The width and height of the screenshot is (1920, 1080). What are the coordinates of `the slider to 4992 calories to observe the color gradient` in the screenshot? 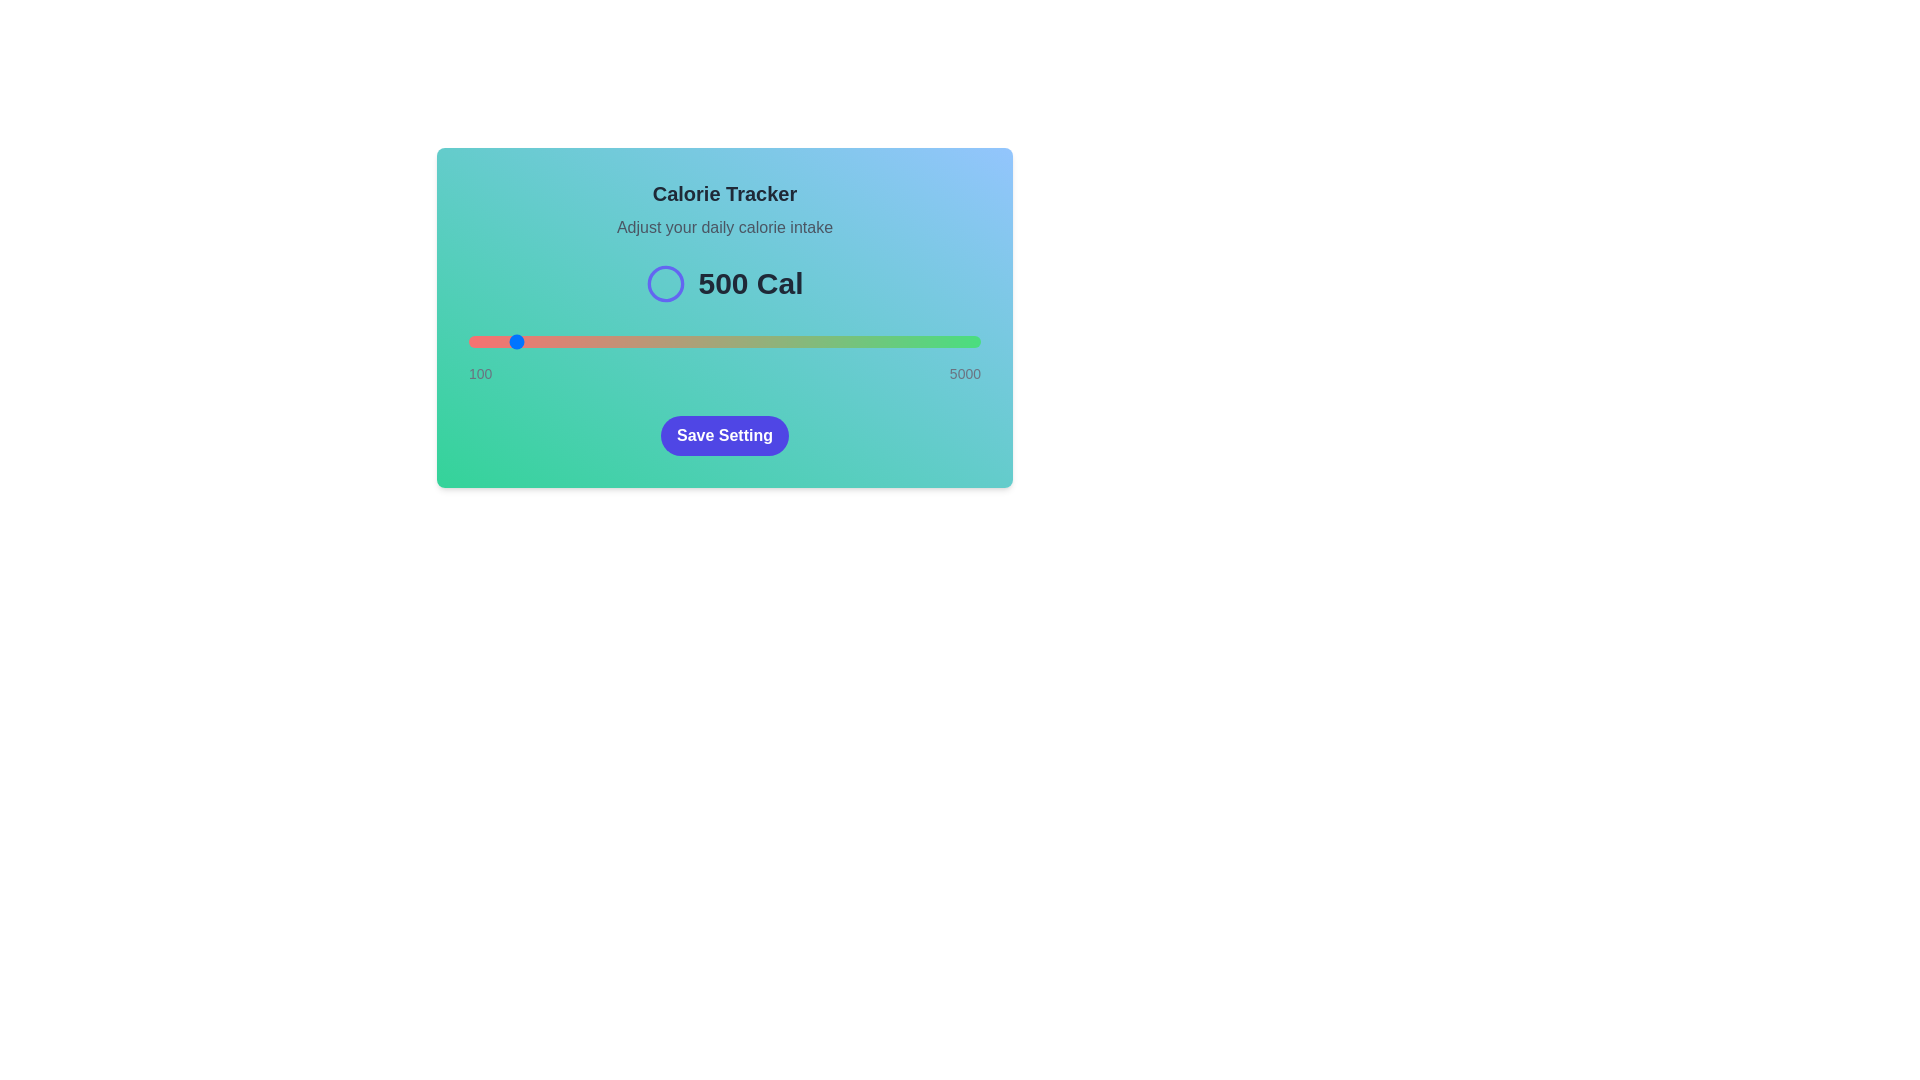 It's located at (980, 341).